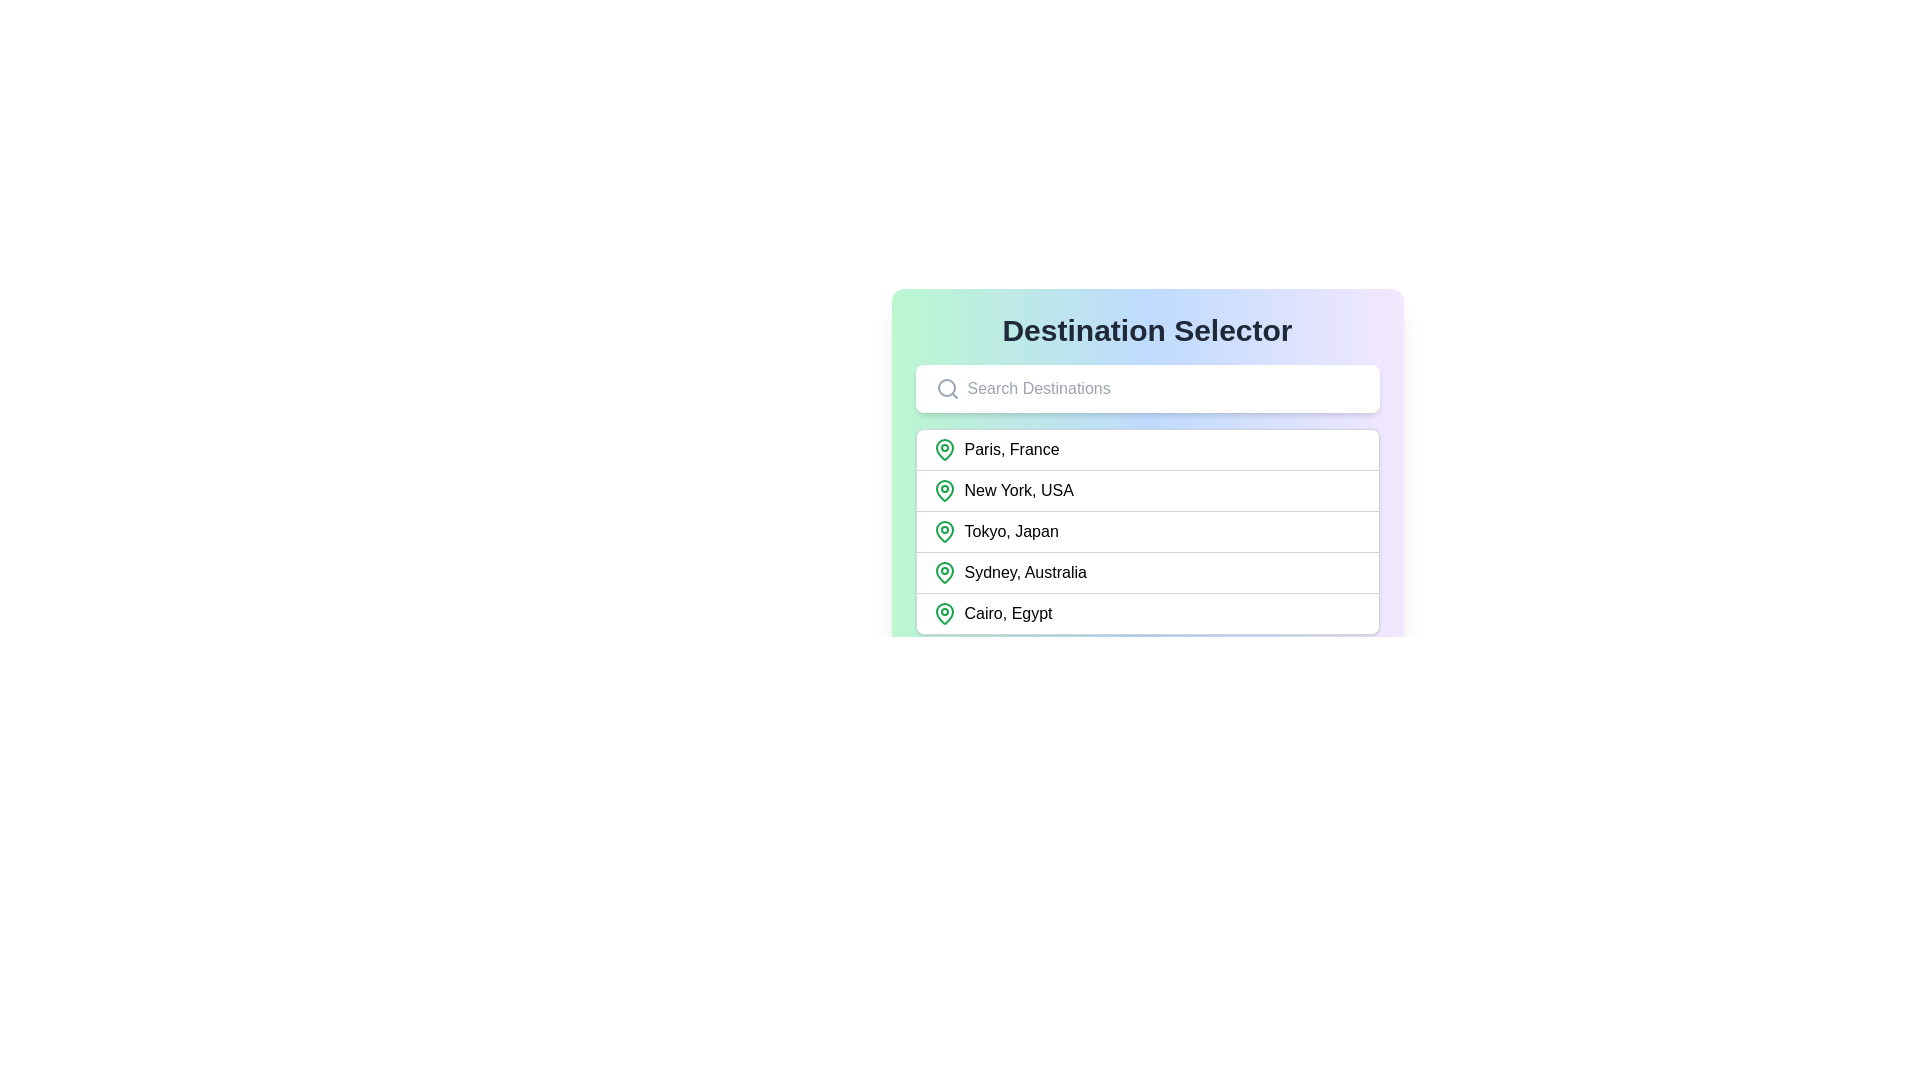  What do you see at coordinates (943, 612) in the screenshot?
I see `location pin icon representing 'Cairo, Egypt' in the list of destinations by opening the developer tools` at bounding box center [943, 612].